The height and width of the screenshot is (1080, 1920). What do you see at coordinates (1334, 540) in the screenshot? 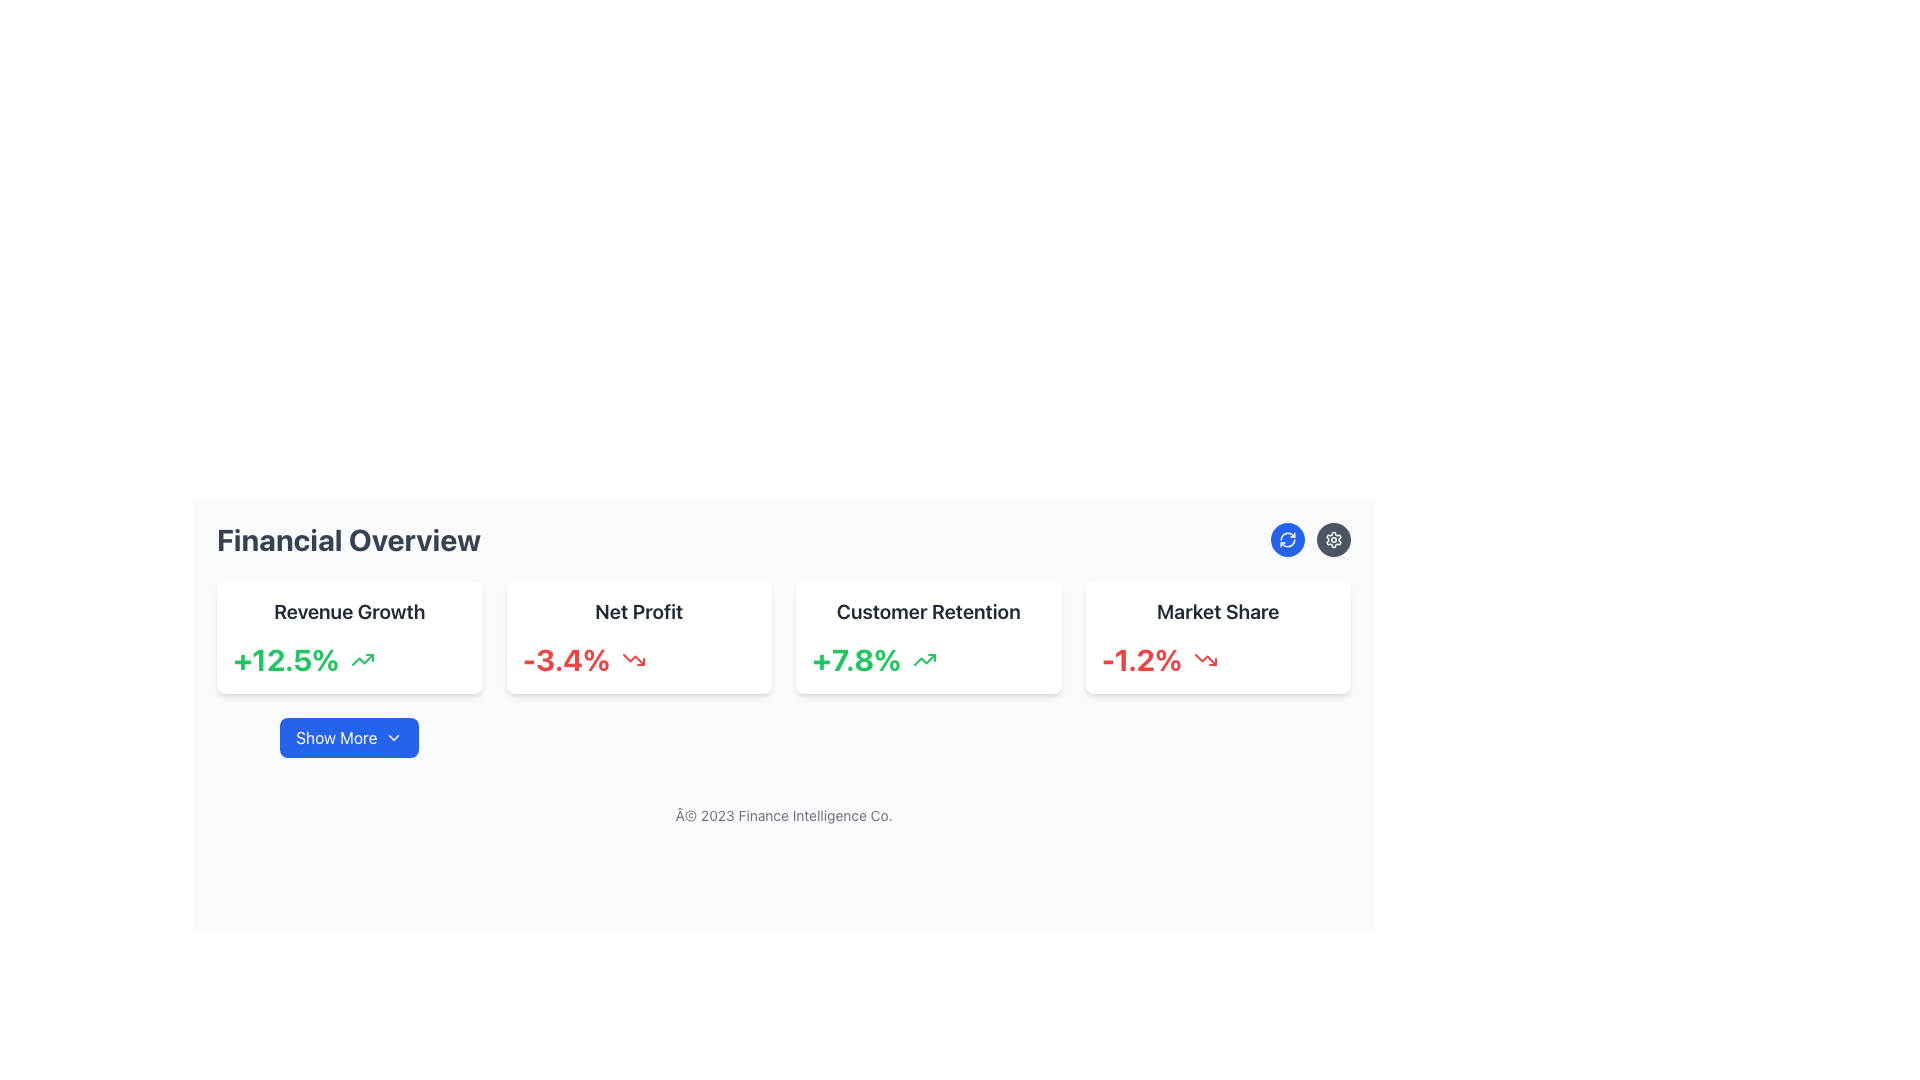
I see `the settings button located at the top-right corner of the main content area, which is the second button in a row of two, immediately to the right of a blue circular button, to show the context menu` at bounding box center [1334, 540].